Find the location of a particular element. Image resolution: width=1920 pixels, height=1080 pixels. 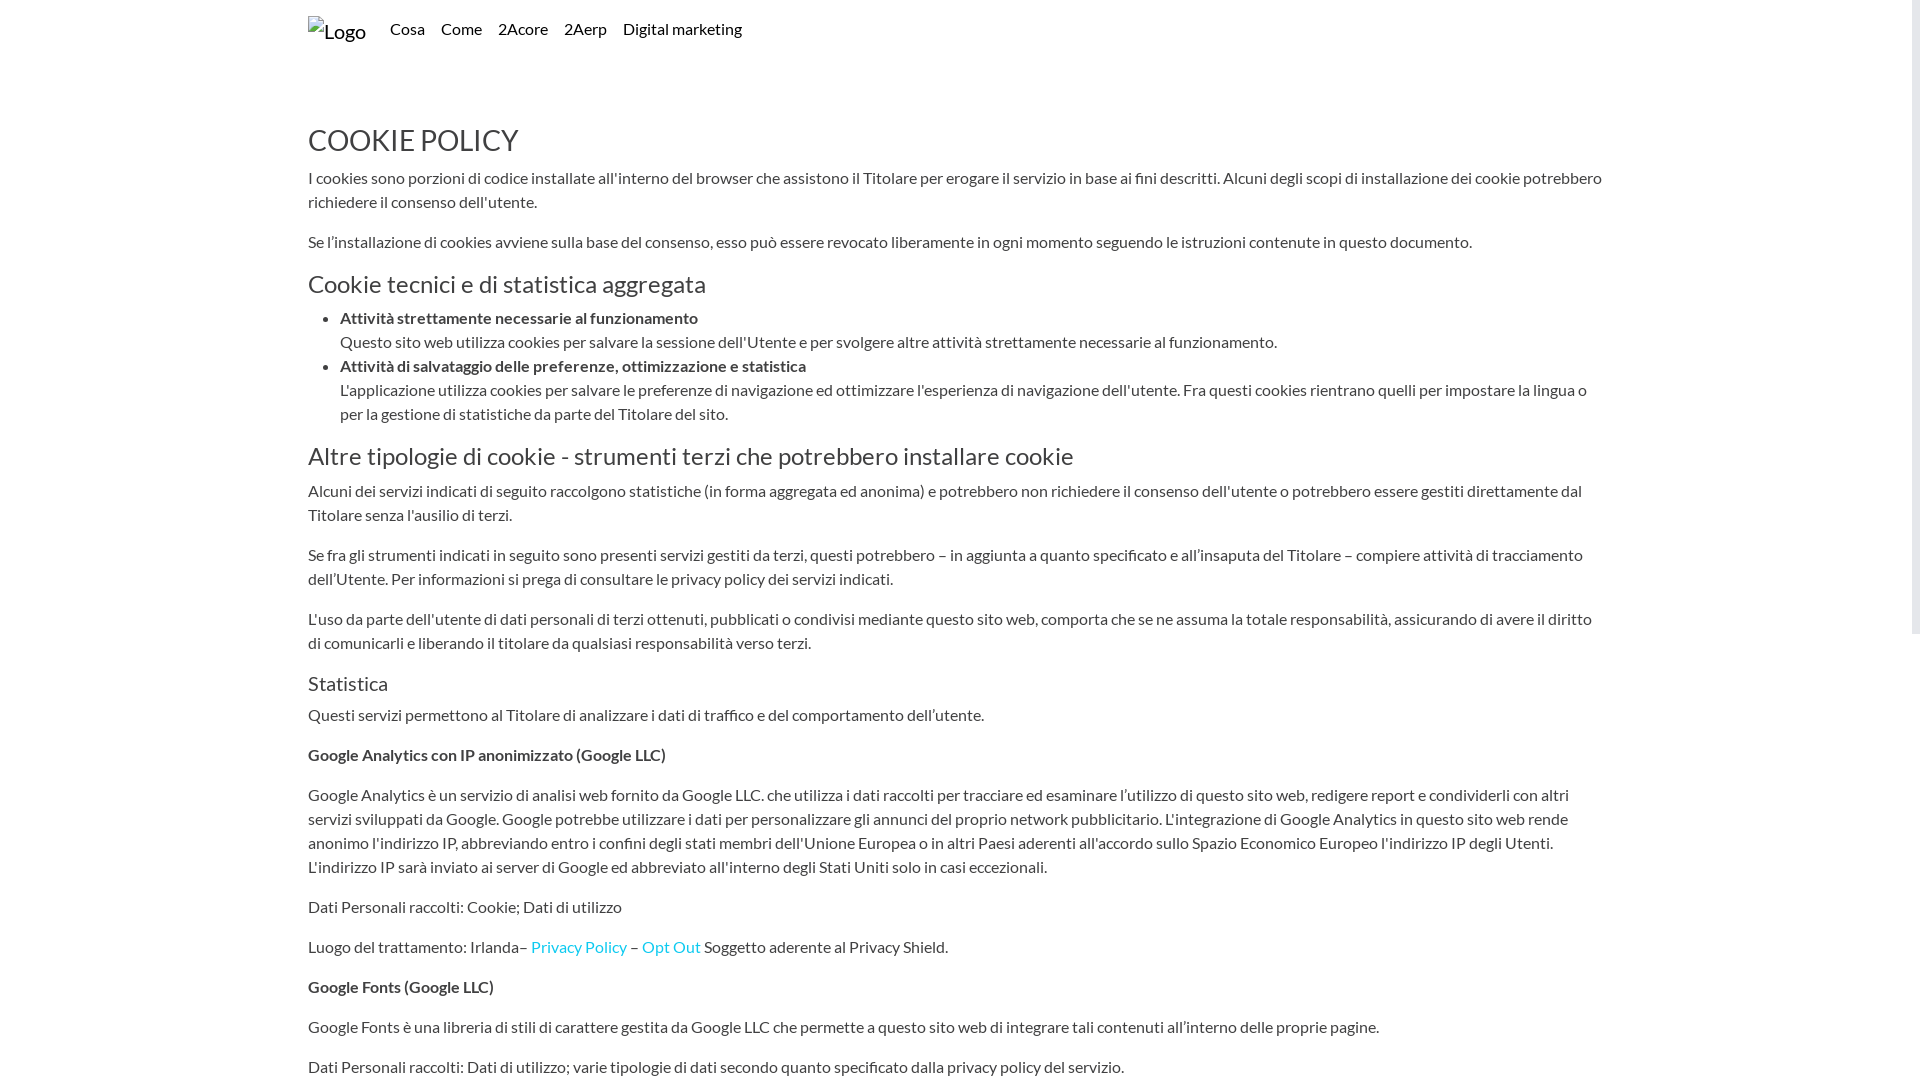

'2Aerp' is located at coordinates (584, 29).